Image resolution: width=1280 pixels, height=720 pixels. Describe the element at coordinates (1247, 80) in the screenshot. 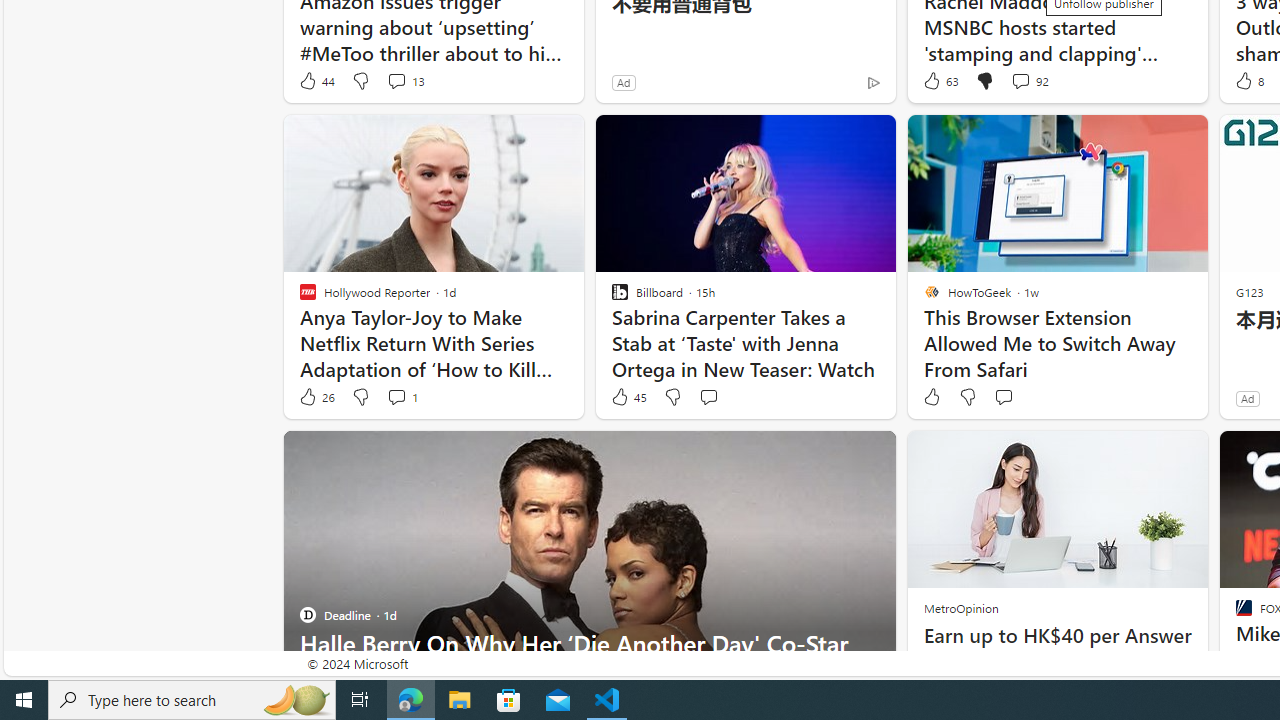

I see `'8 Like'` at that location.